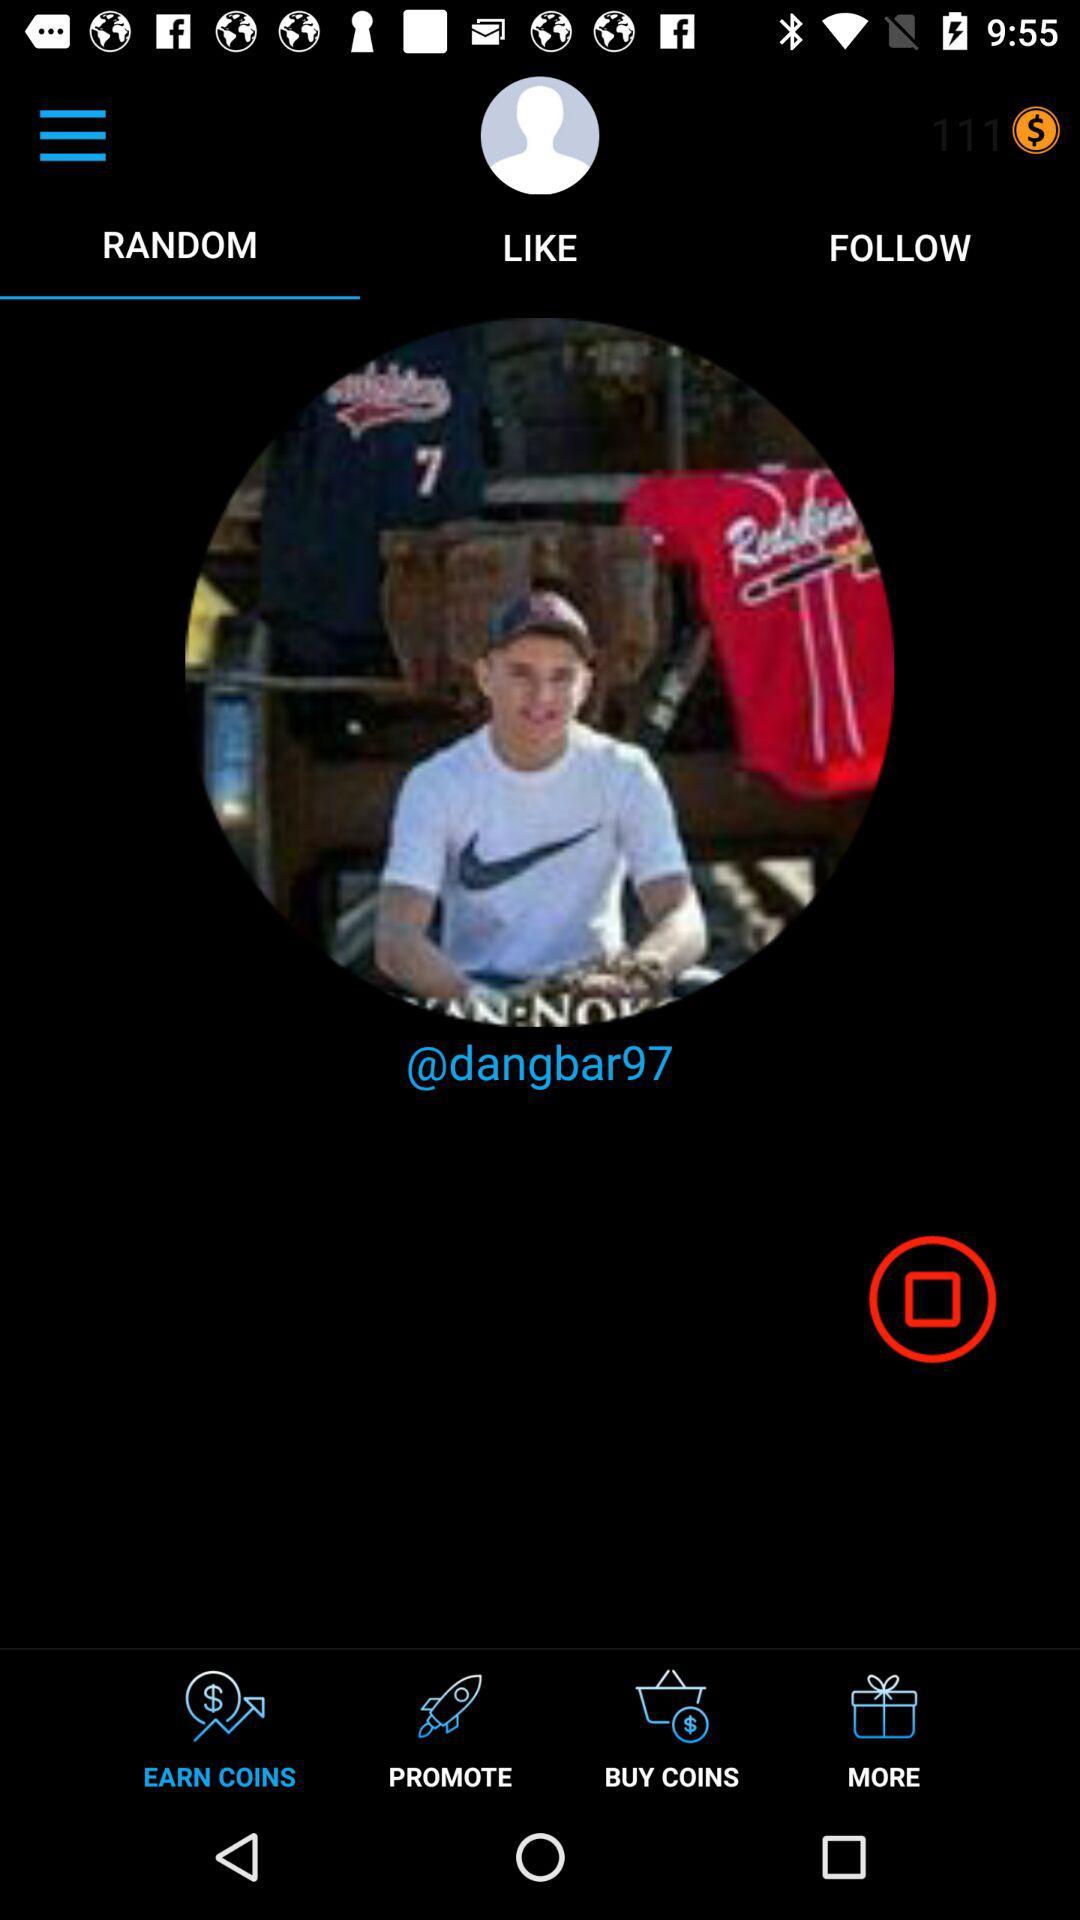 The width and height of the screenshot is (1080, 1920). What do you see at coordinates (72, 134) in the screenshot?
I see `the option which is above random` at bounding box center [72, 134].